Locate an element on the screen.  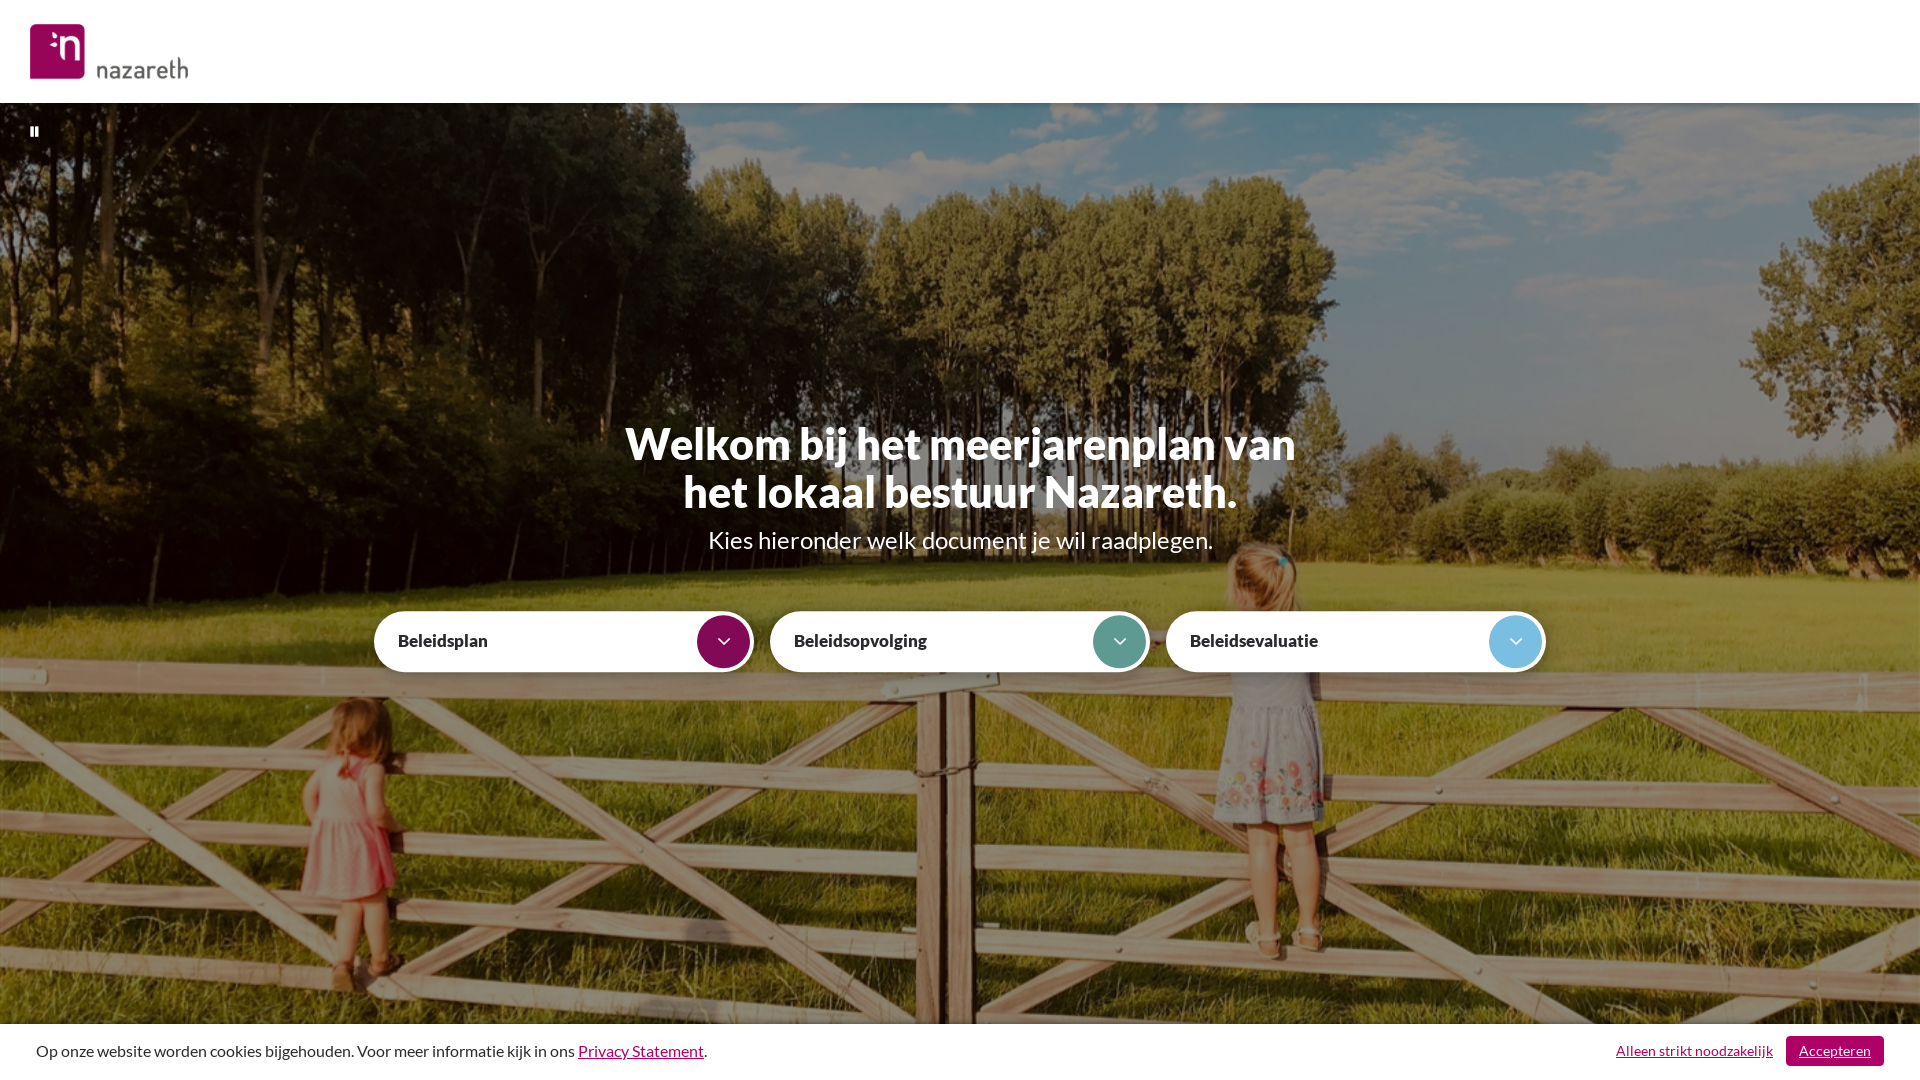
'Beleidsplan' is located at coordinates (563, 641).